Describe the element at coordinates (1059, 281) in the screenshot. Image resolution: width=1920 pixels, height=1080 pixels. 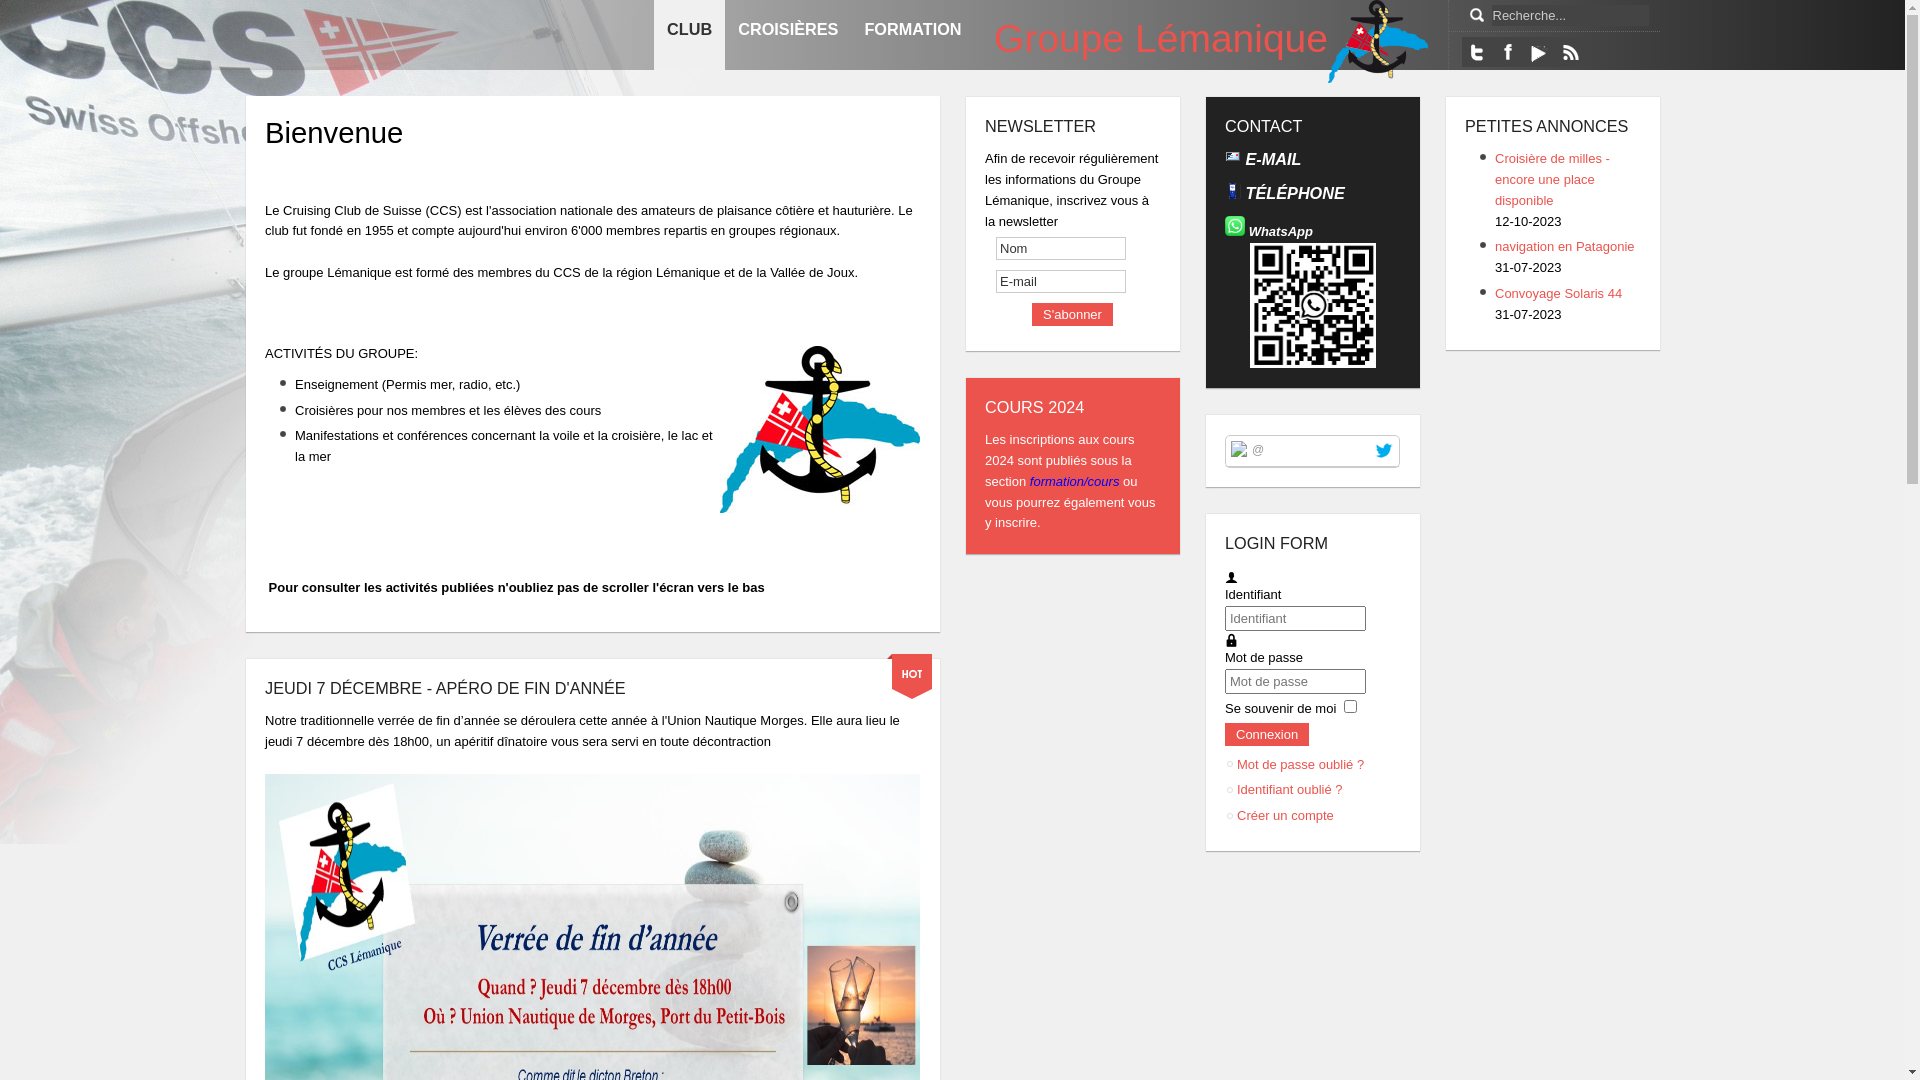
I see `'E-mail'` at that location.